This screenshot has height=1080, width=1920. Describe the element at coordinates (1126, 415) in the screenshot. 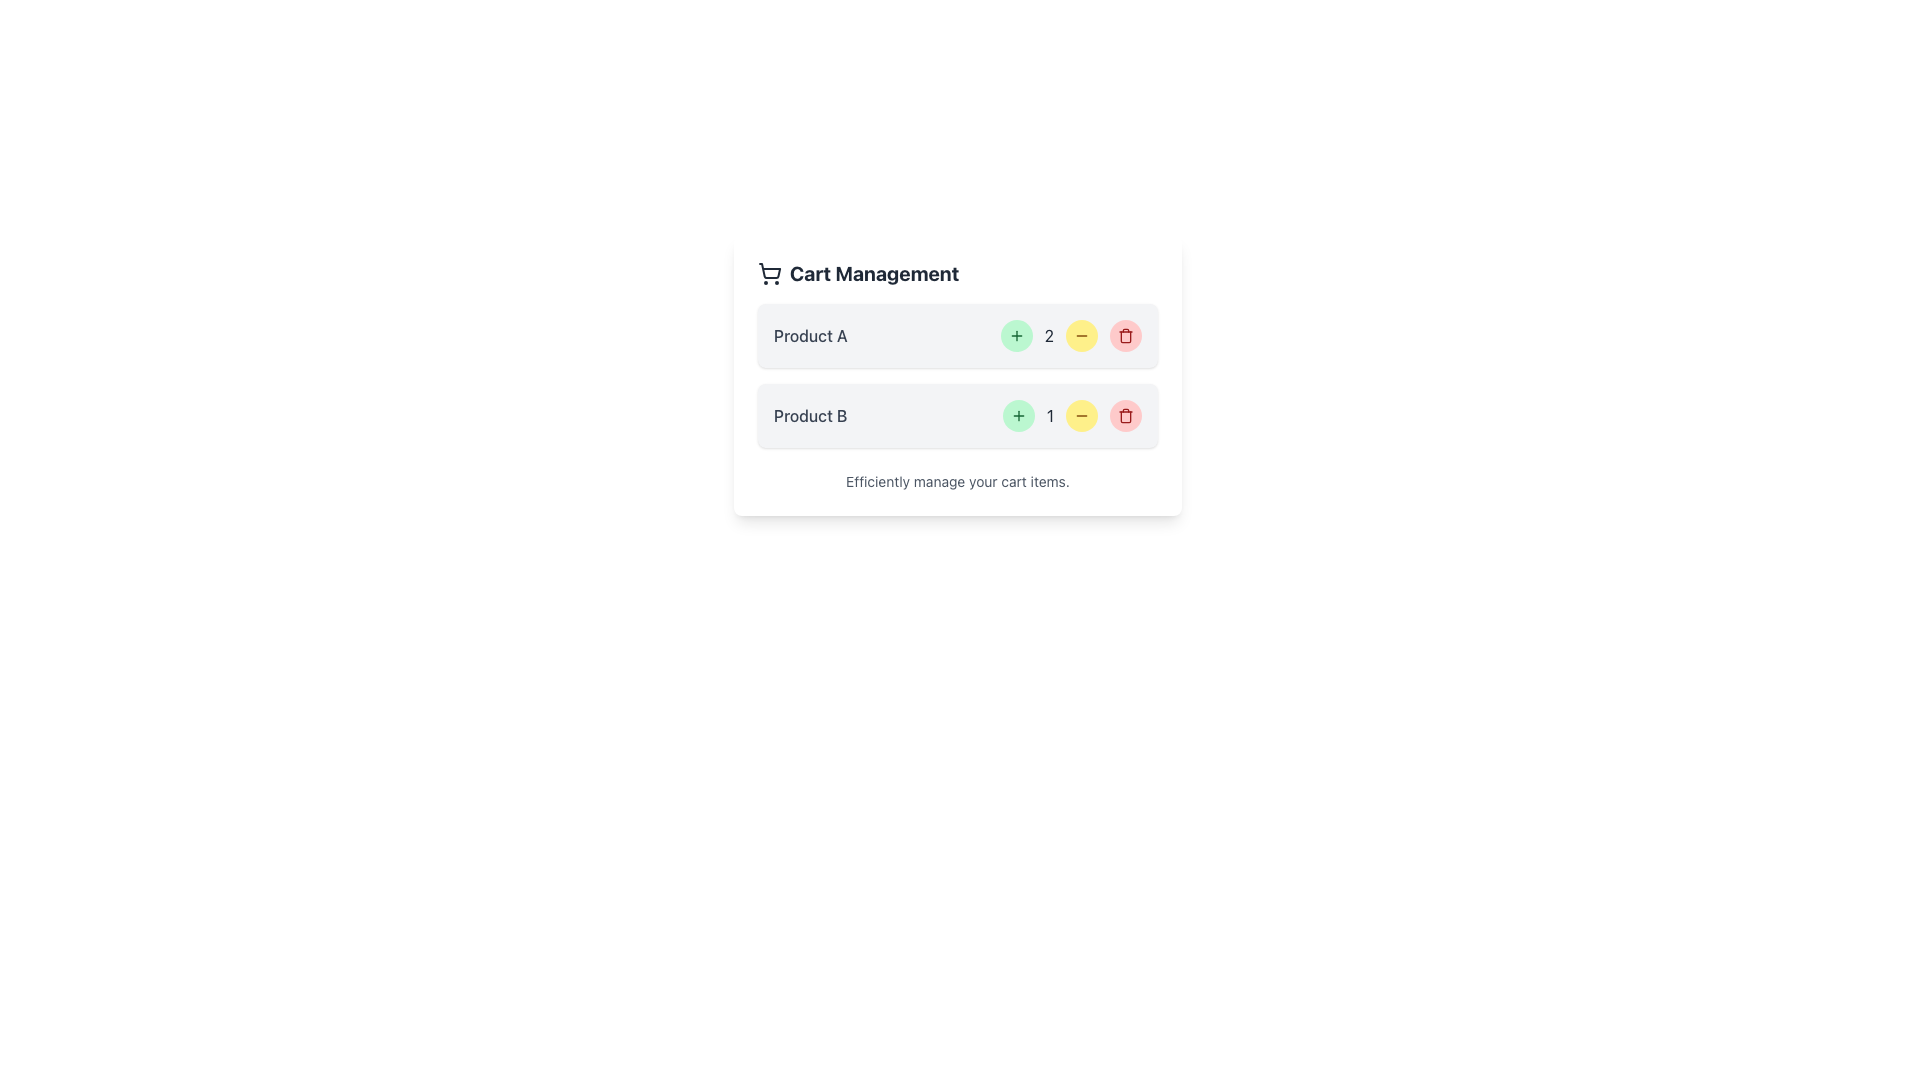

I see `the circular button with a light red background and trash can icon, located to the right of the decrement button for 'Product B', to change its background color` at that location.